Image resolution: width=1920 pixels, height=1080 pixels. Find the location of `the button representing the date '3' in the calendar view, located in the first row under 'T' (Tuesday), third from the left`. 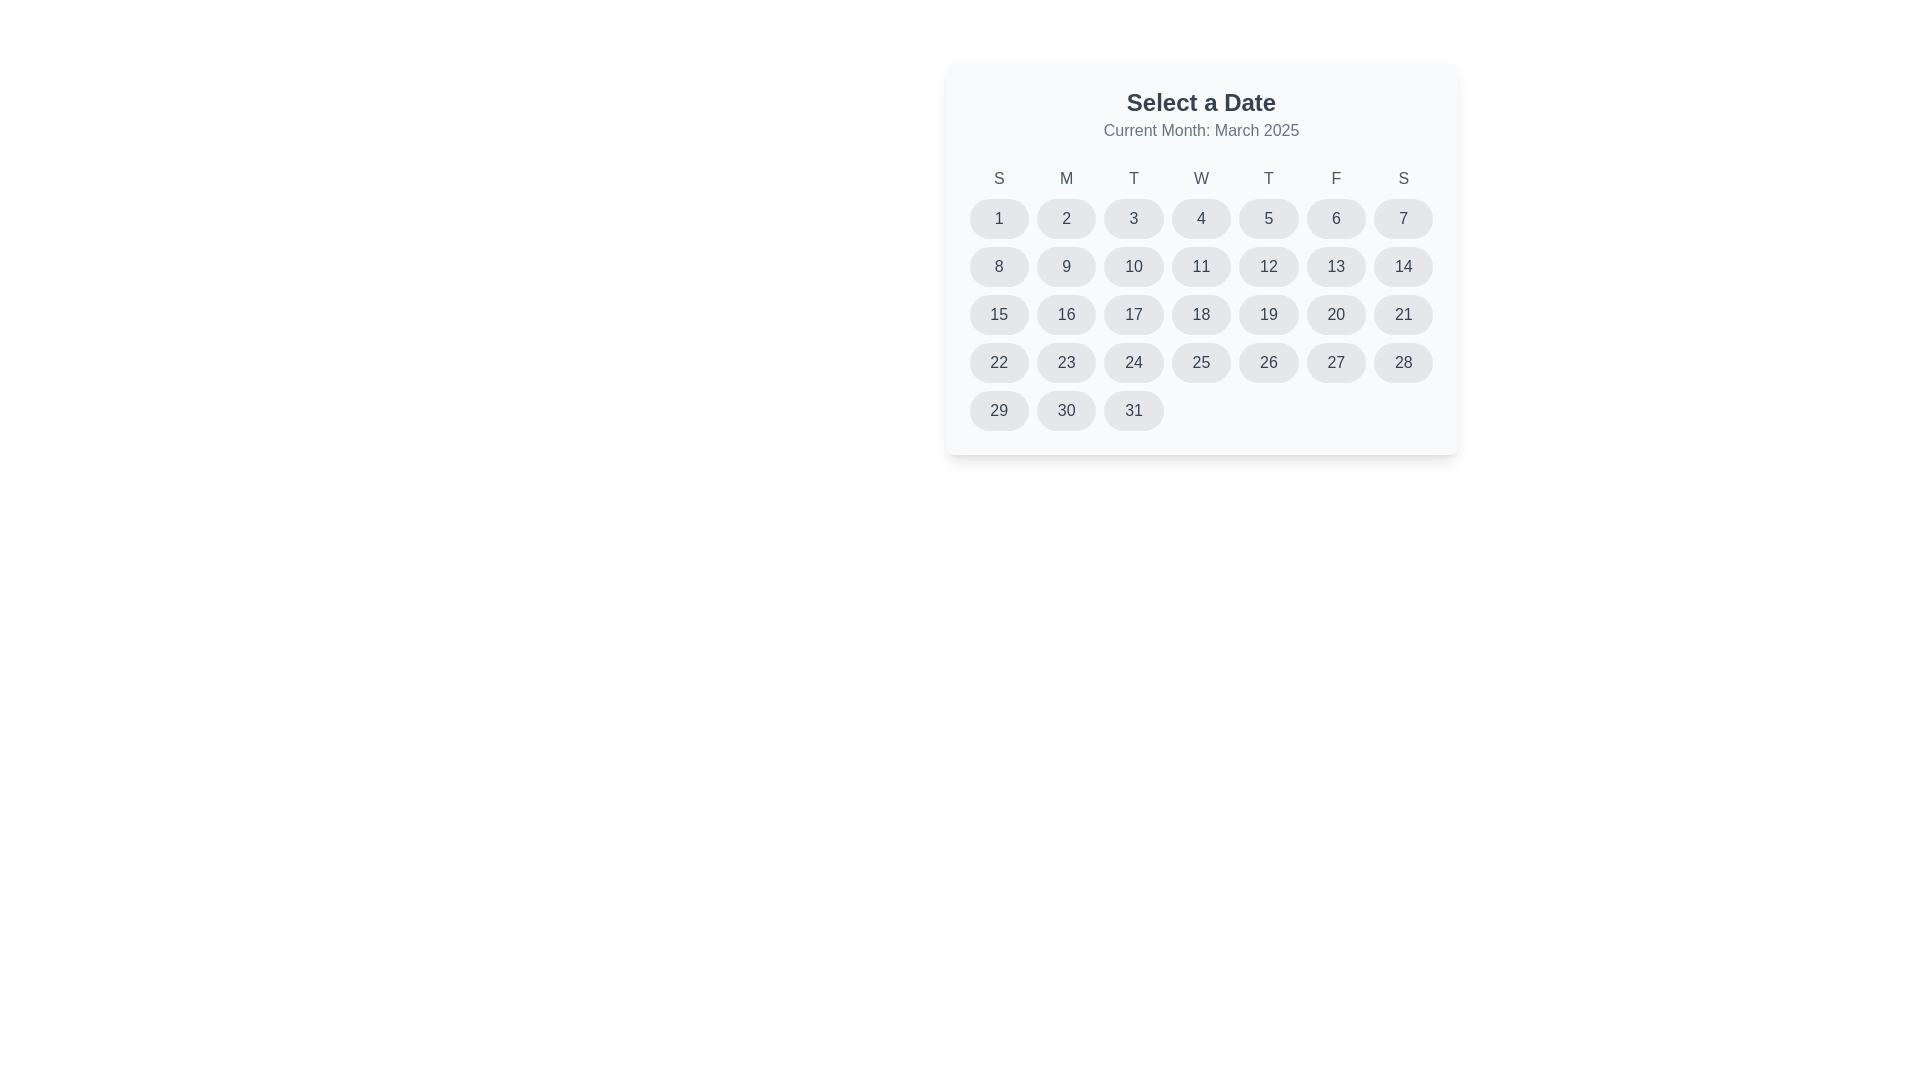

the button representing the date '3' in the calendar view, located in the first row under 'T' (Tuesday), third from the left is located at coordinates (1134, 219).